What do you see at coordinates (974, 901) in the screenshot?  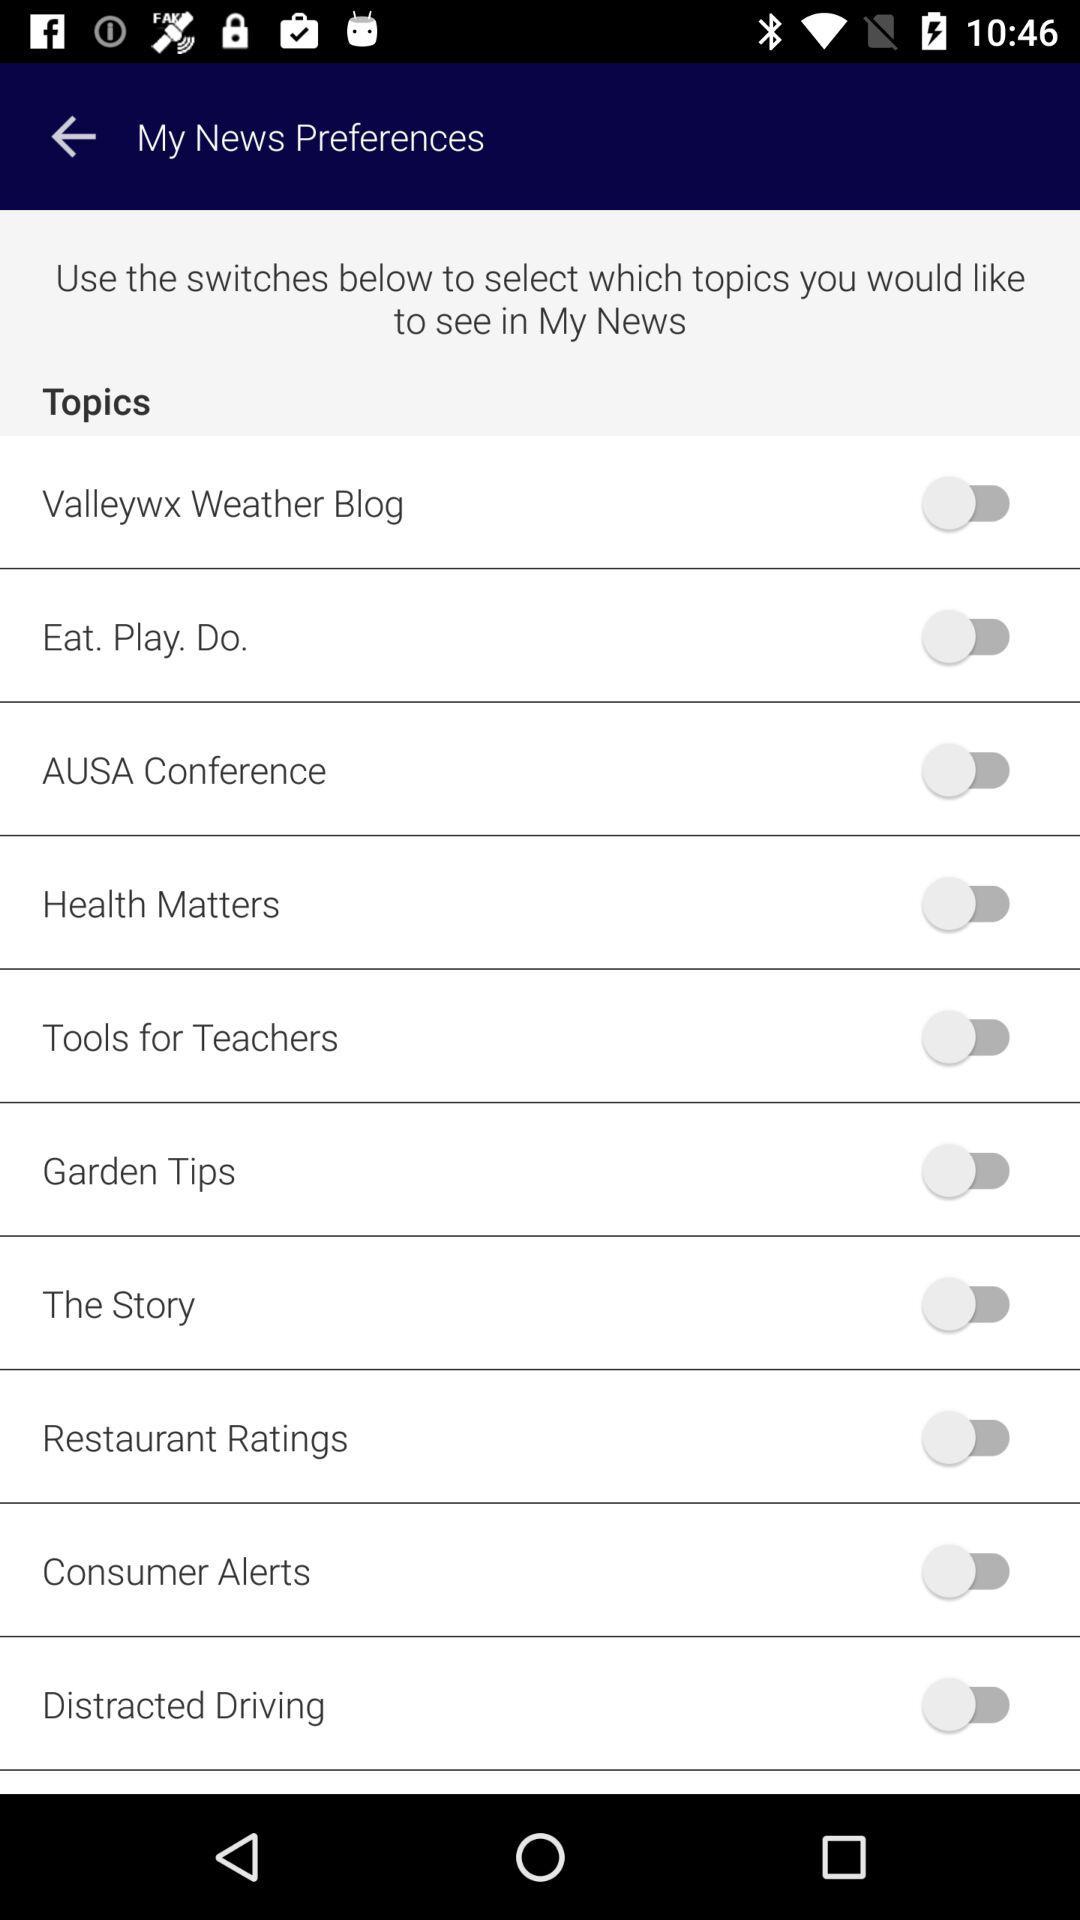 I see `health matters` at bounding box center [974, 901].